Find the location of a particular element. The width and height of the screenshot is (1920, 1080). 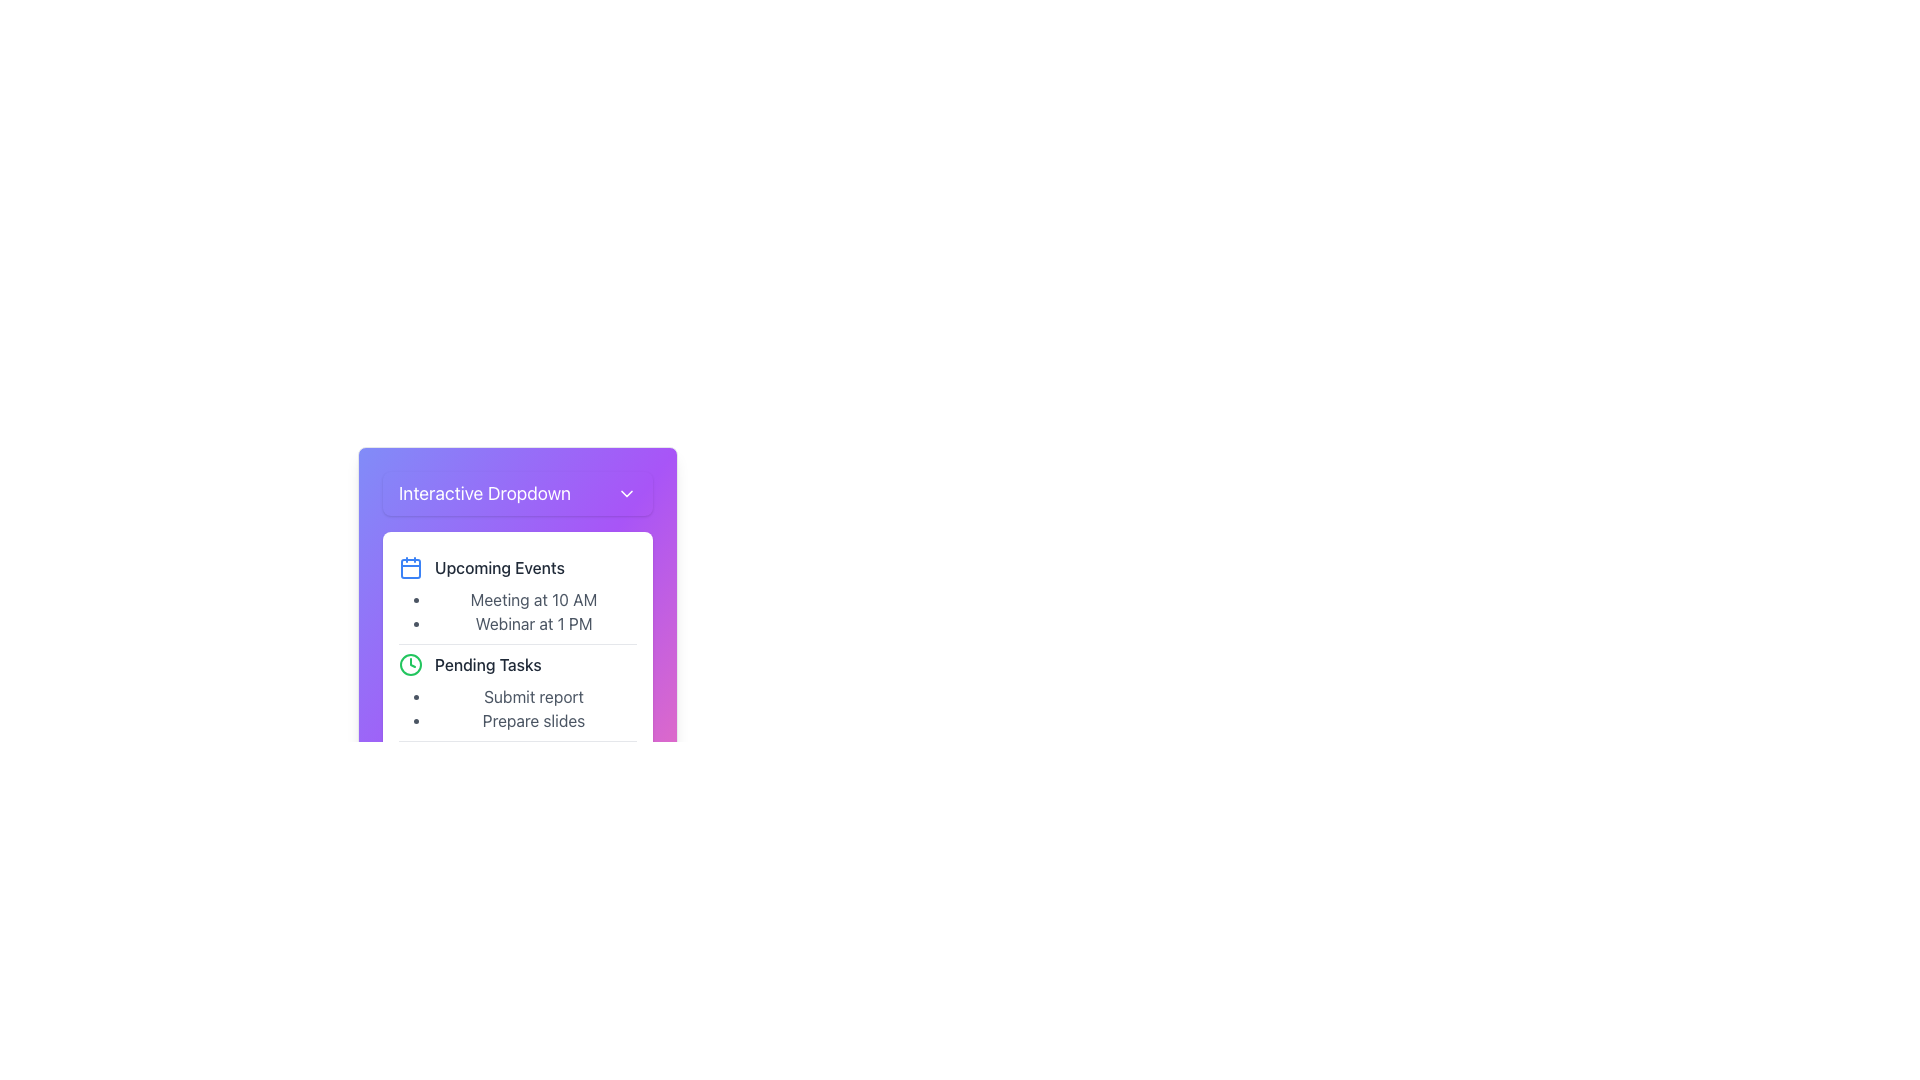

text of the list item displaying 'Prepare slides' in the 'Pending Tasks' section of the 'Interactive Dropdown' card is located at coordinates (533, 721).